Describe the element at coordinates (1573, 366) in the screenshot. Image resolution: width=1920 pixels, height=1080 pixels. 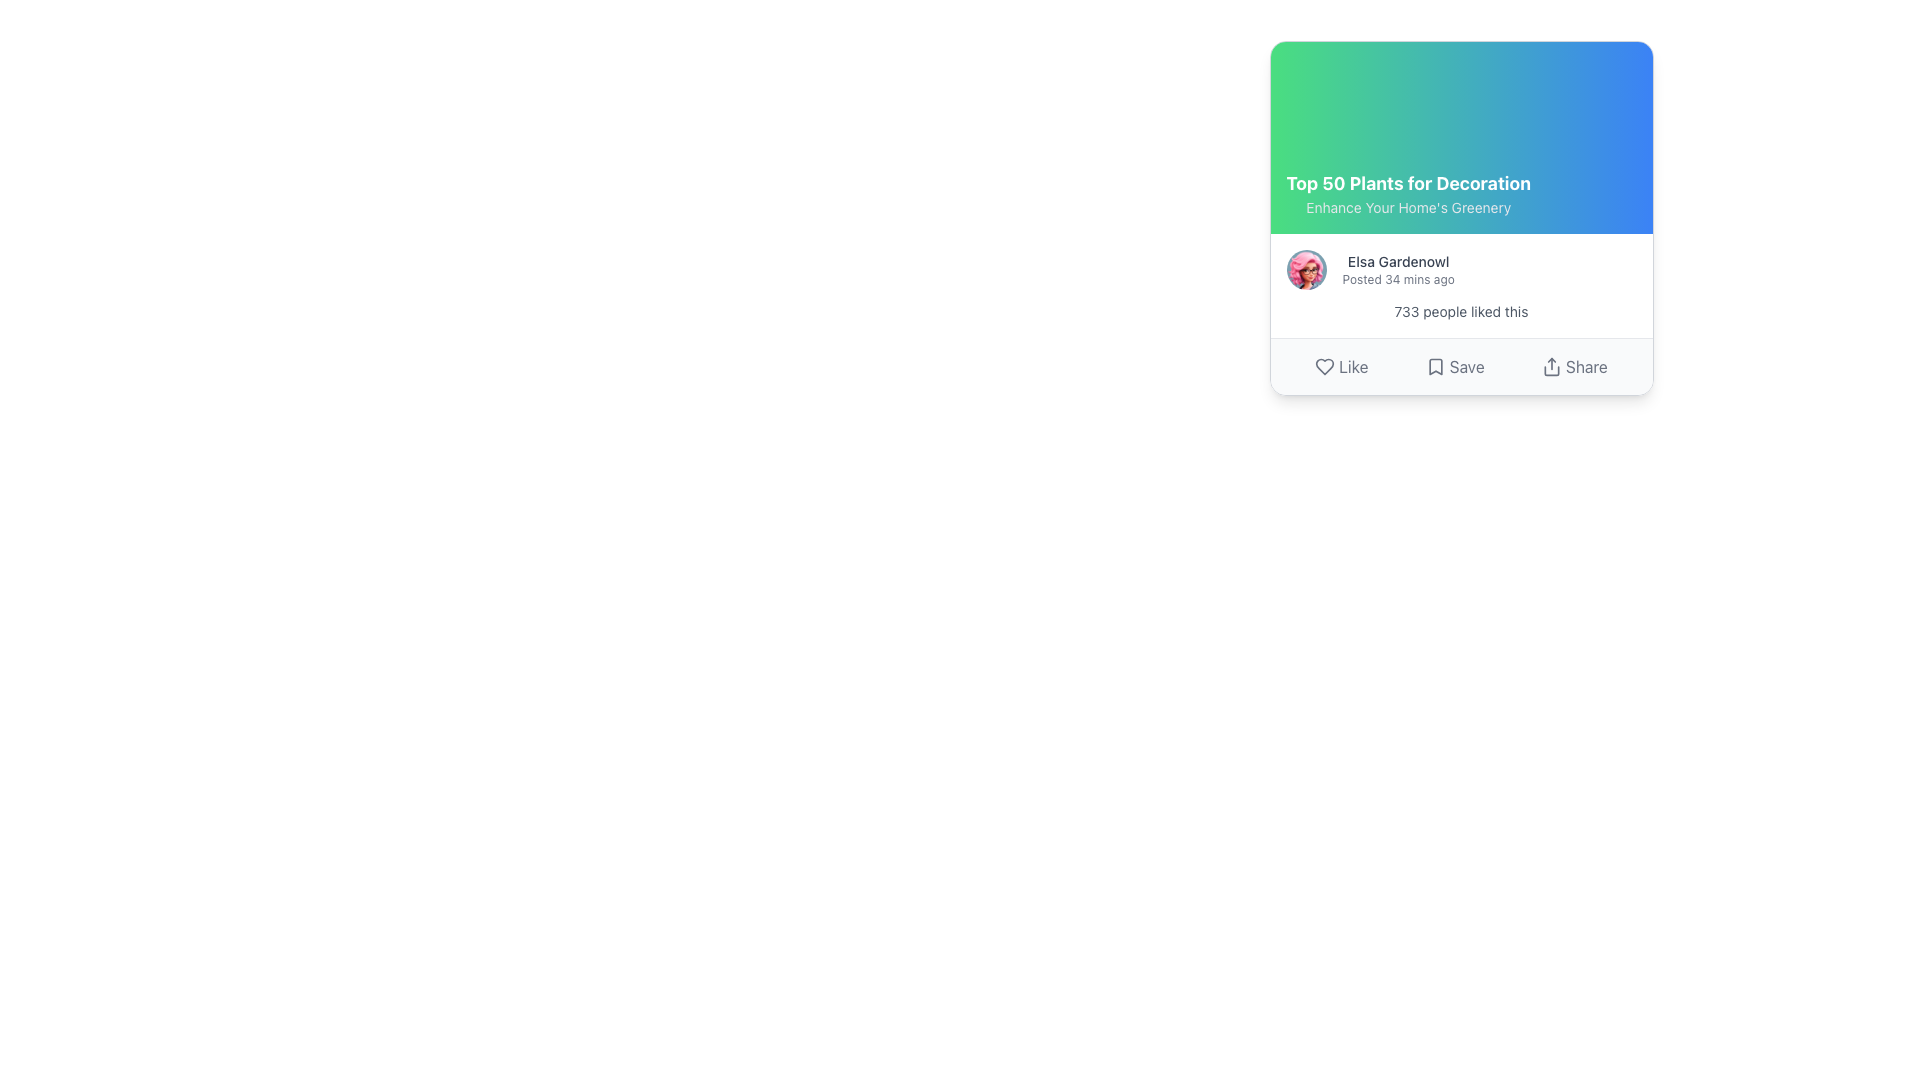
I see `the Share button, which is the third button in a row of buttons at the bottom of the card layout, to share the associated content` at that location.